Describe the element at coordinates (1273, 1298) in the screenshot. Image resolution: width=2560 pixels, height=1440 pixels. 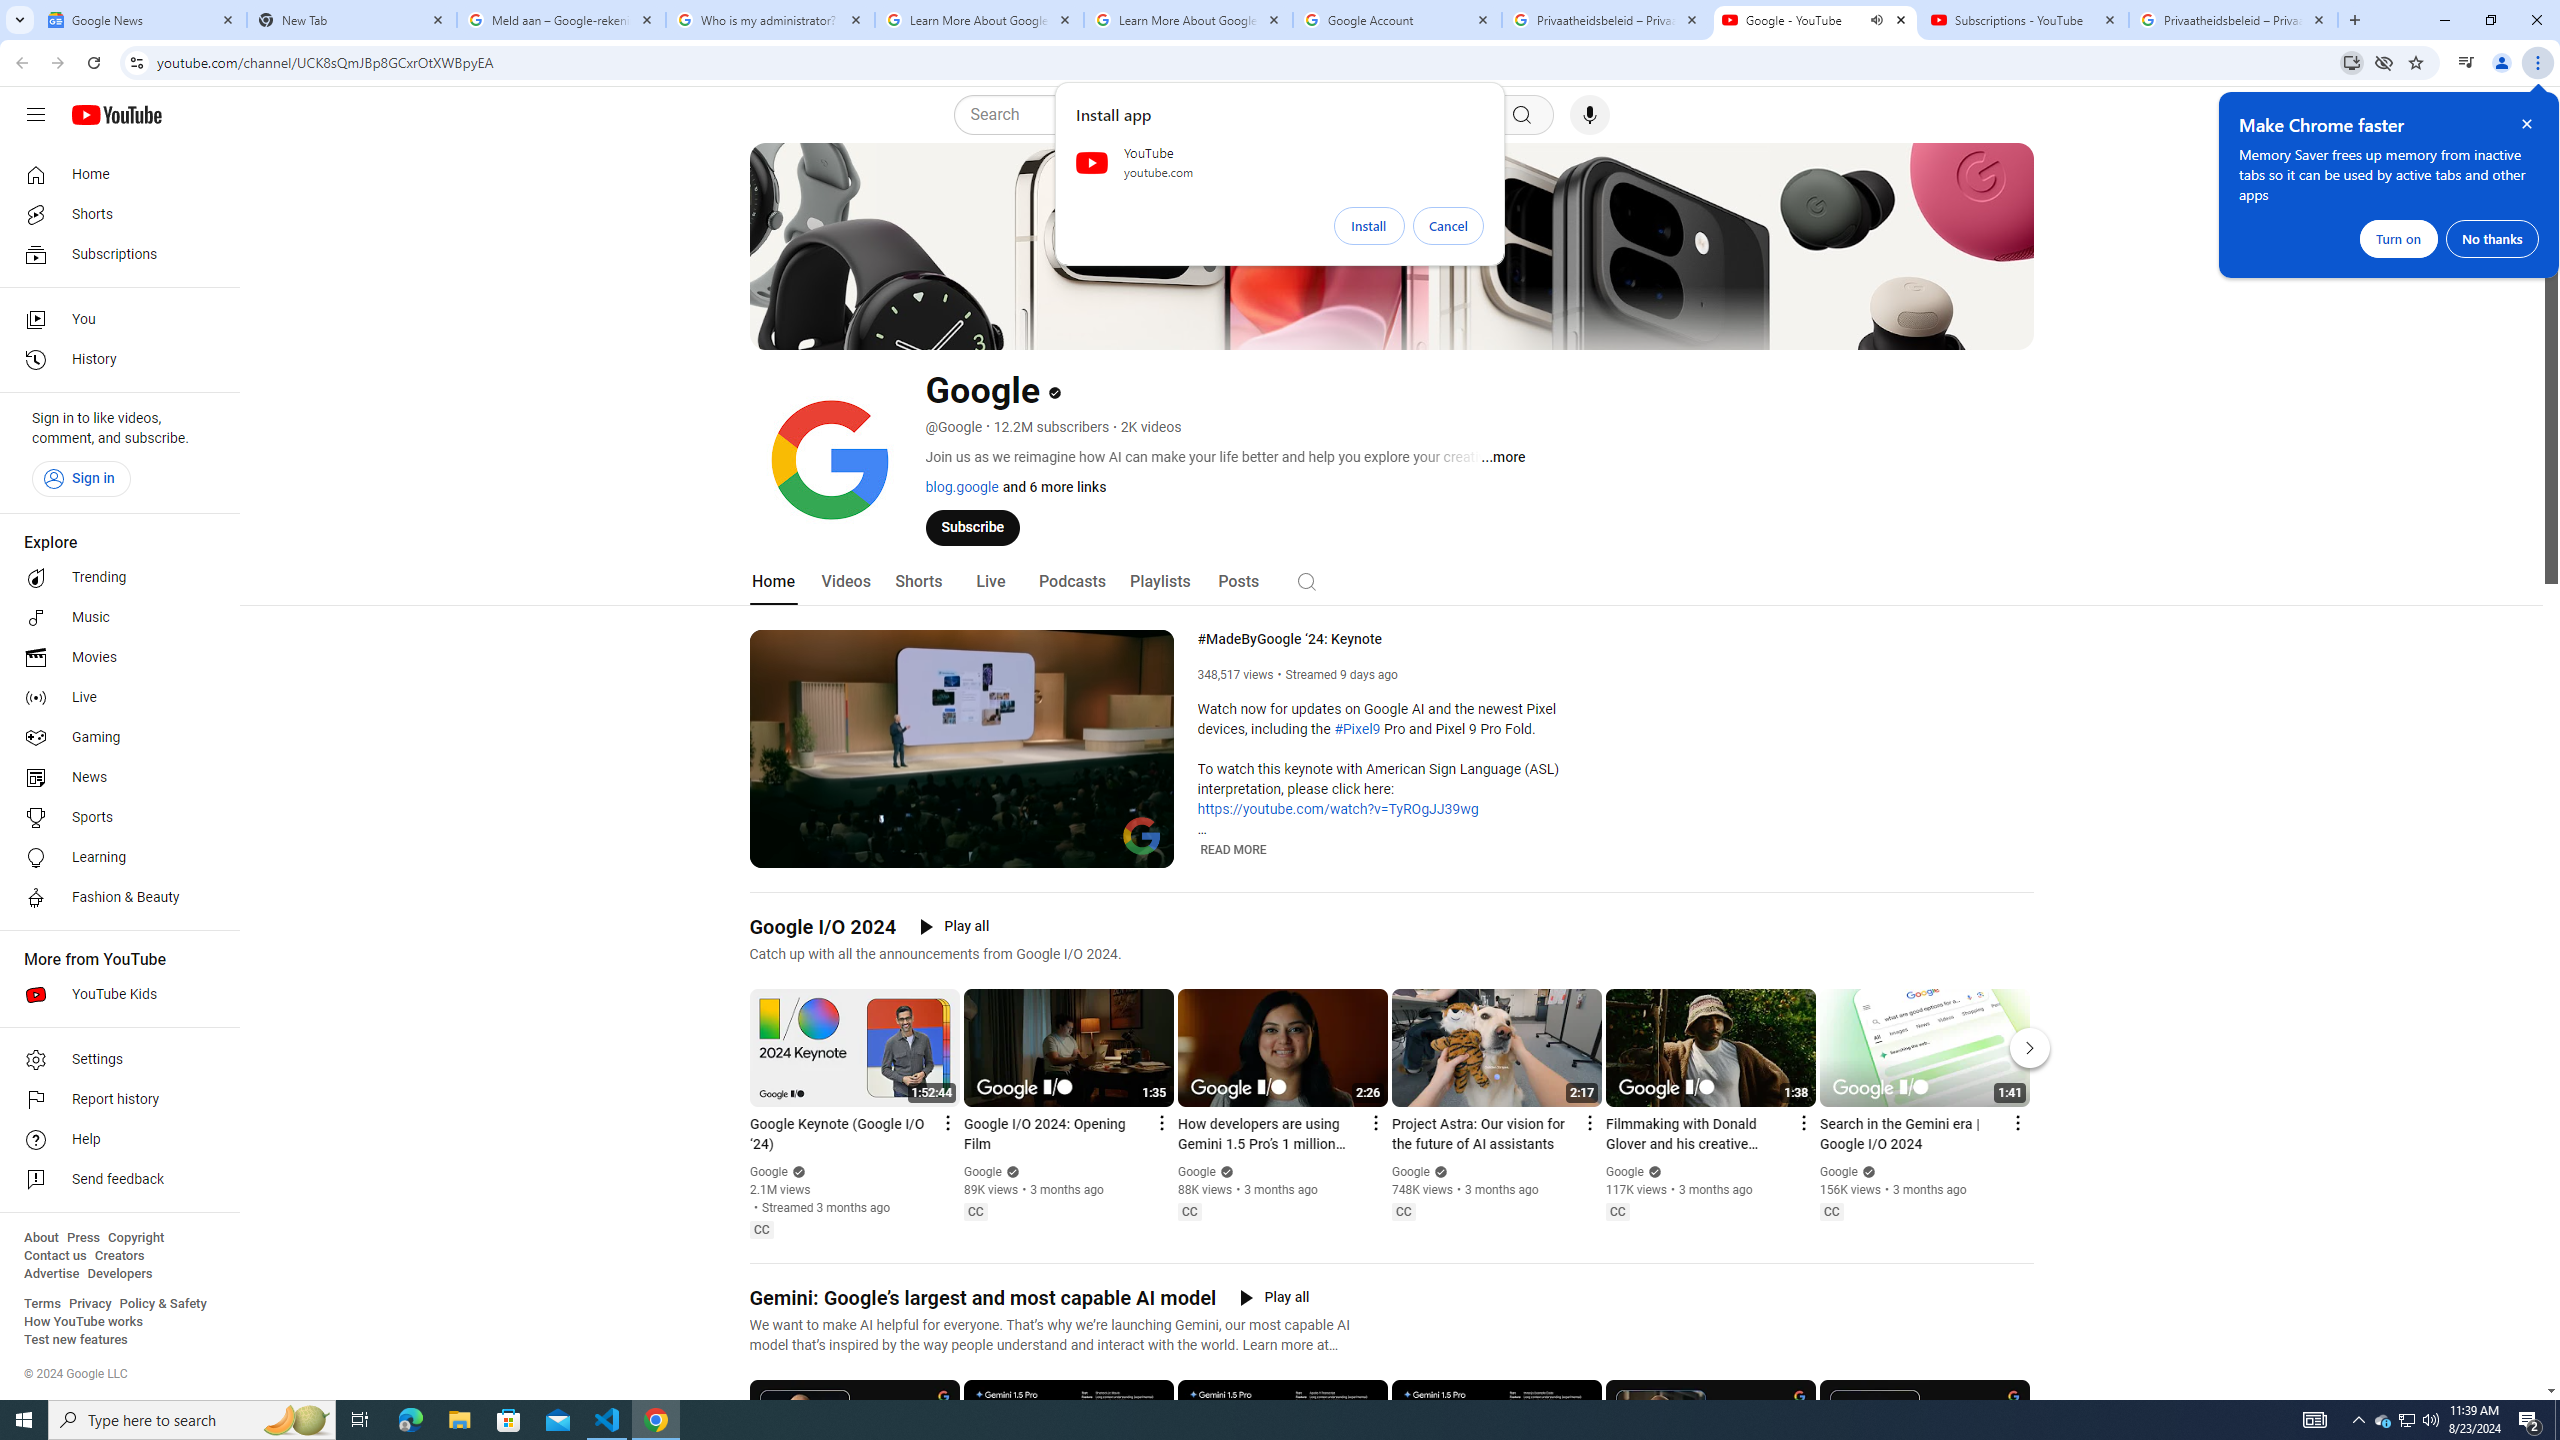
I see `'Play all'` at that location.